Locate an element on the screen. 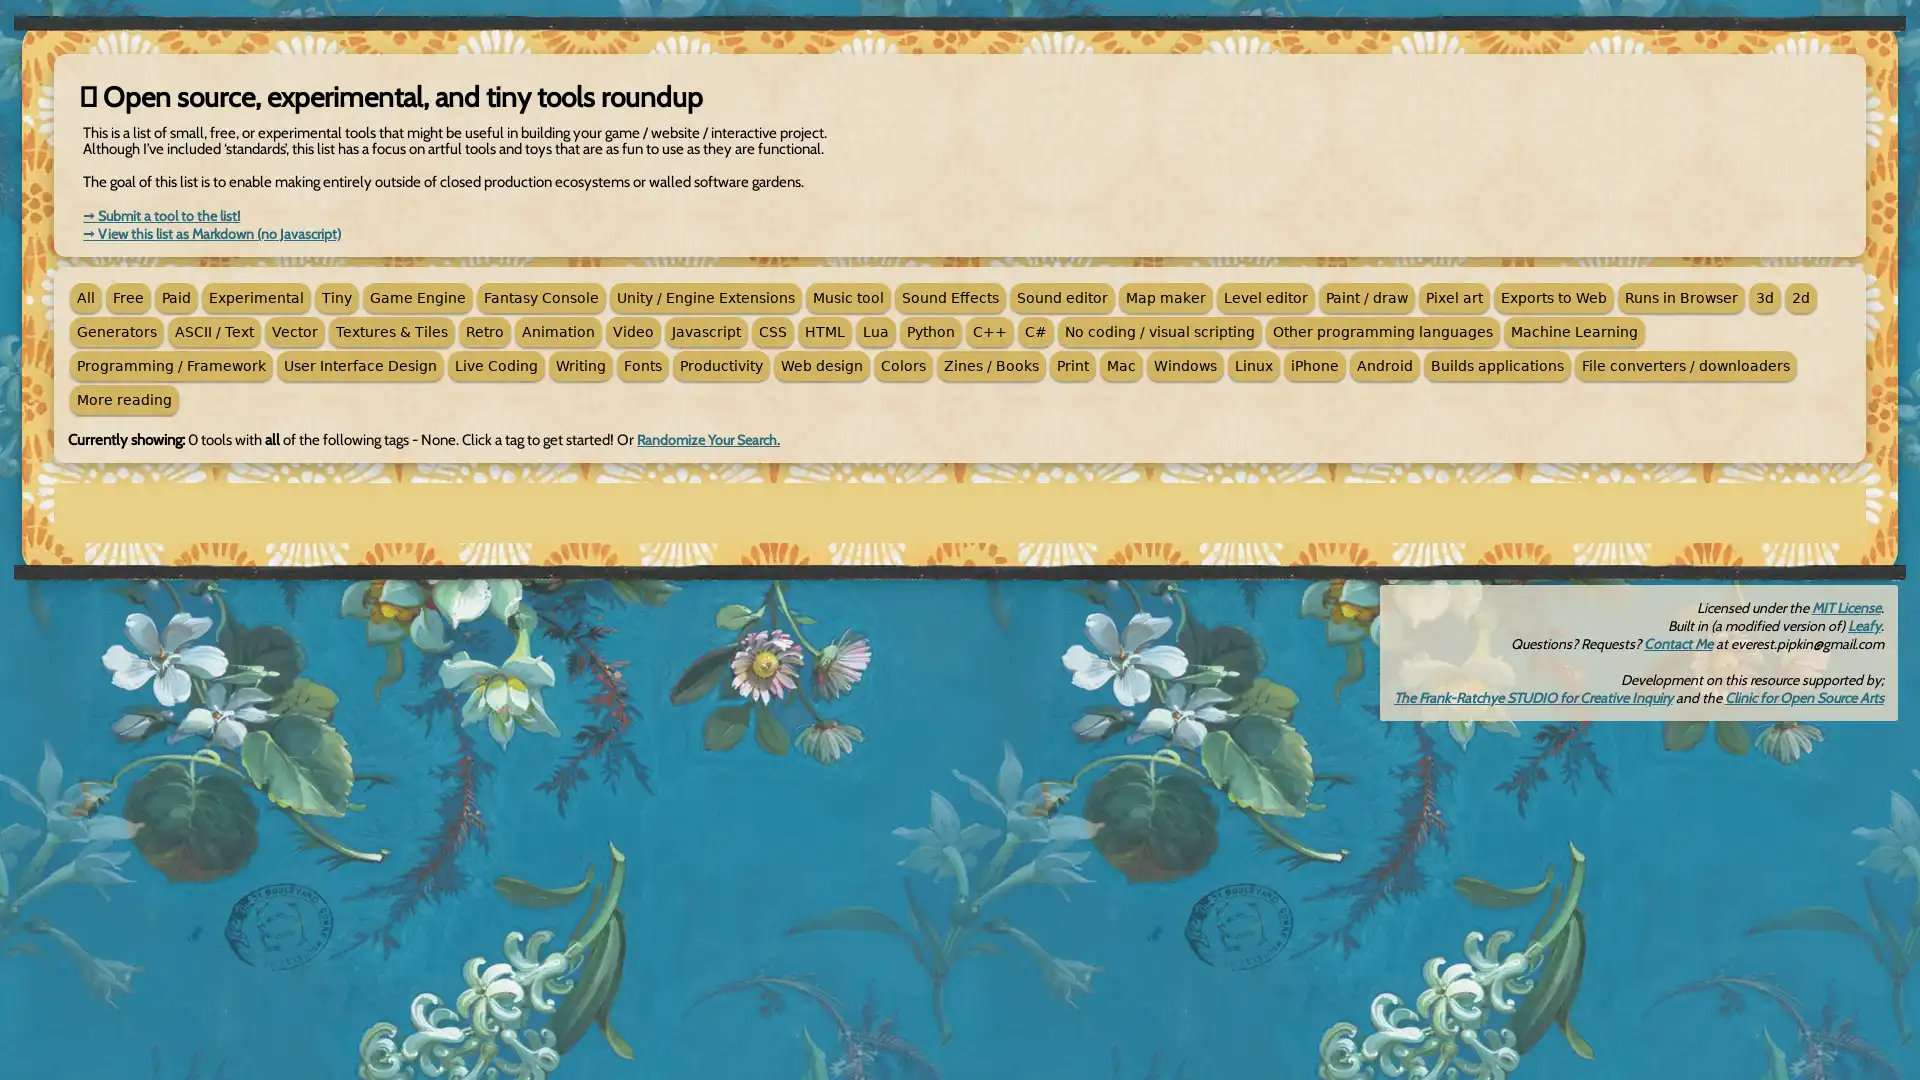 The image size is (1920, 1080). Javascript is located at coordinates (706, 330).